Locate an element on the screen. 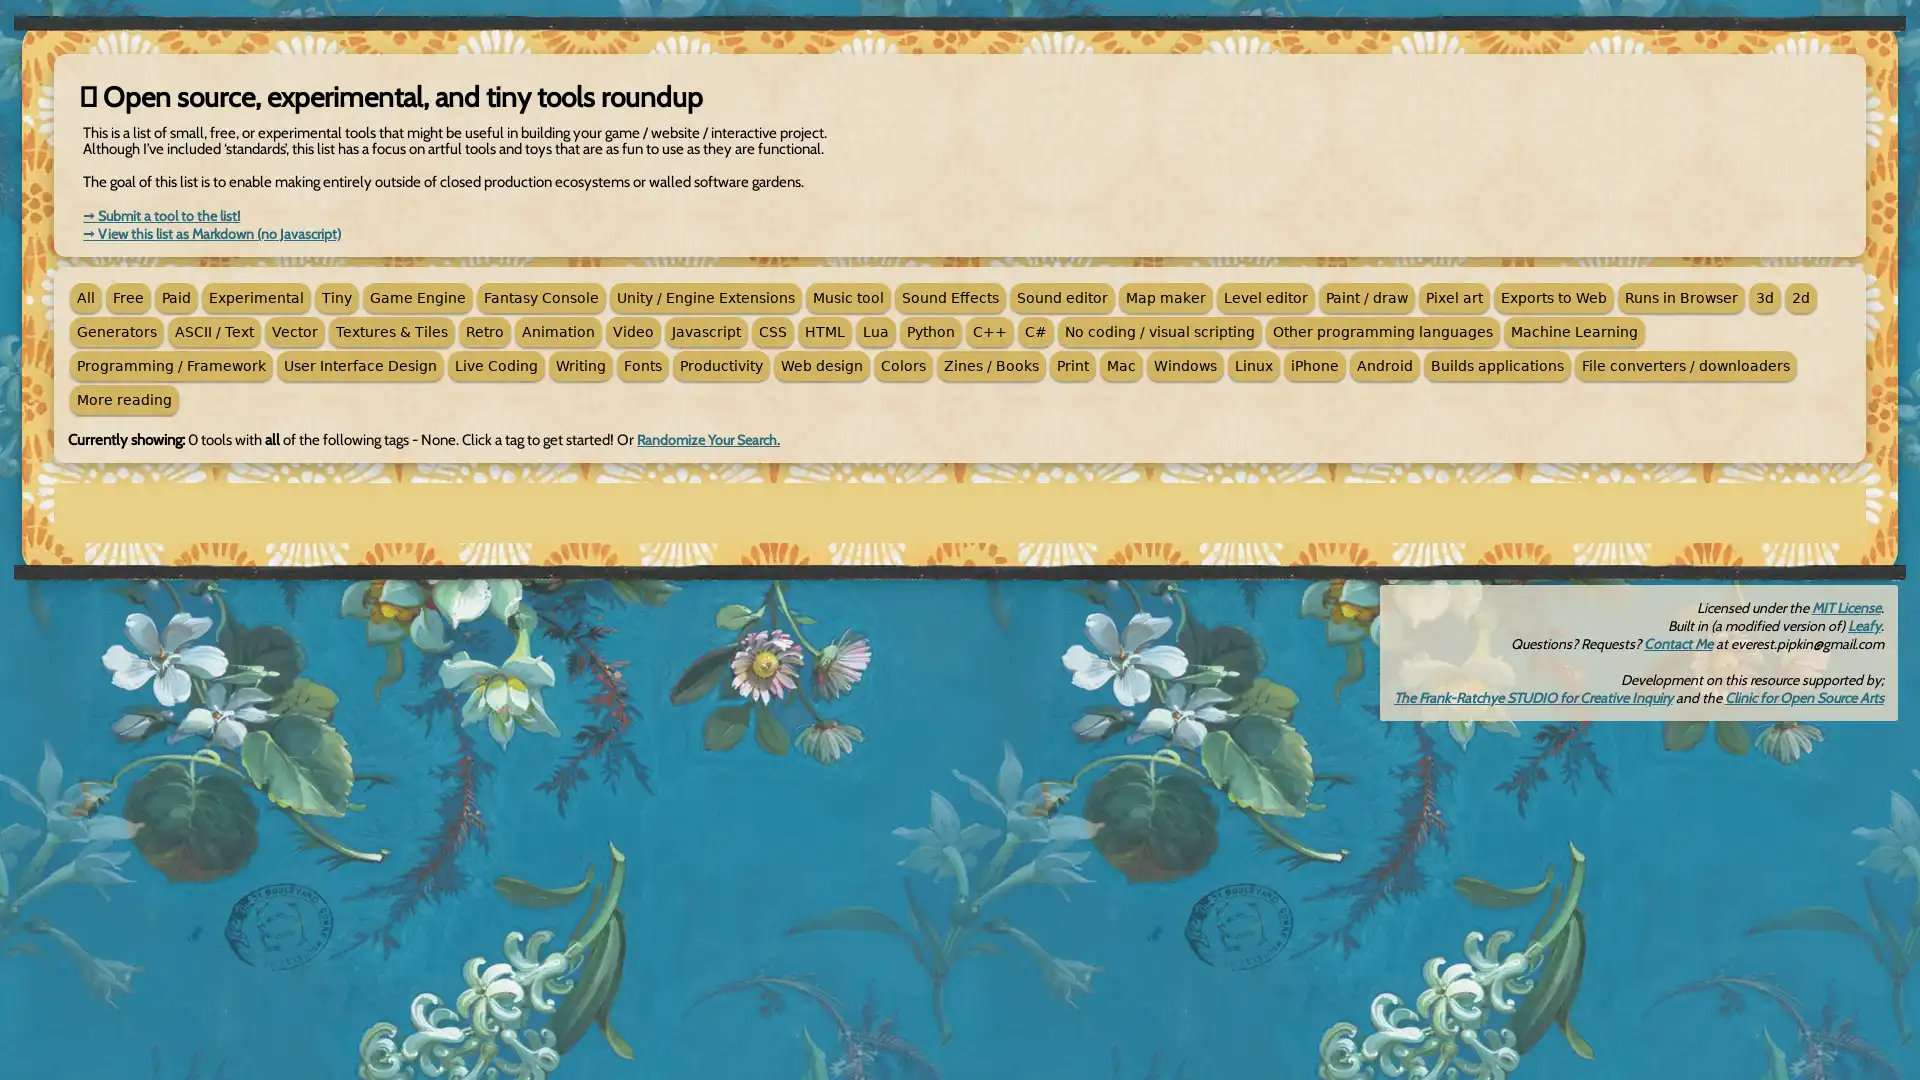 The image size is (1920, 1080). Javascript is located at coordinates (706, 330).